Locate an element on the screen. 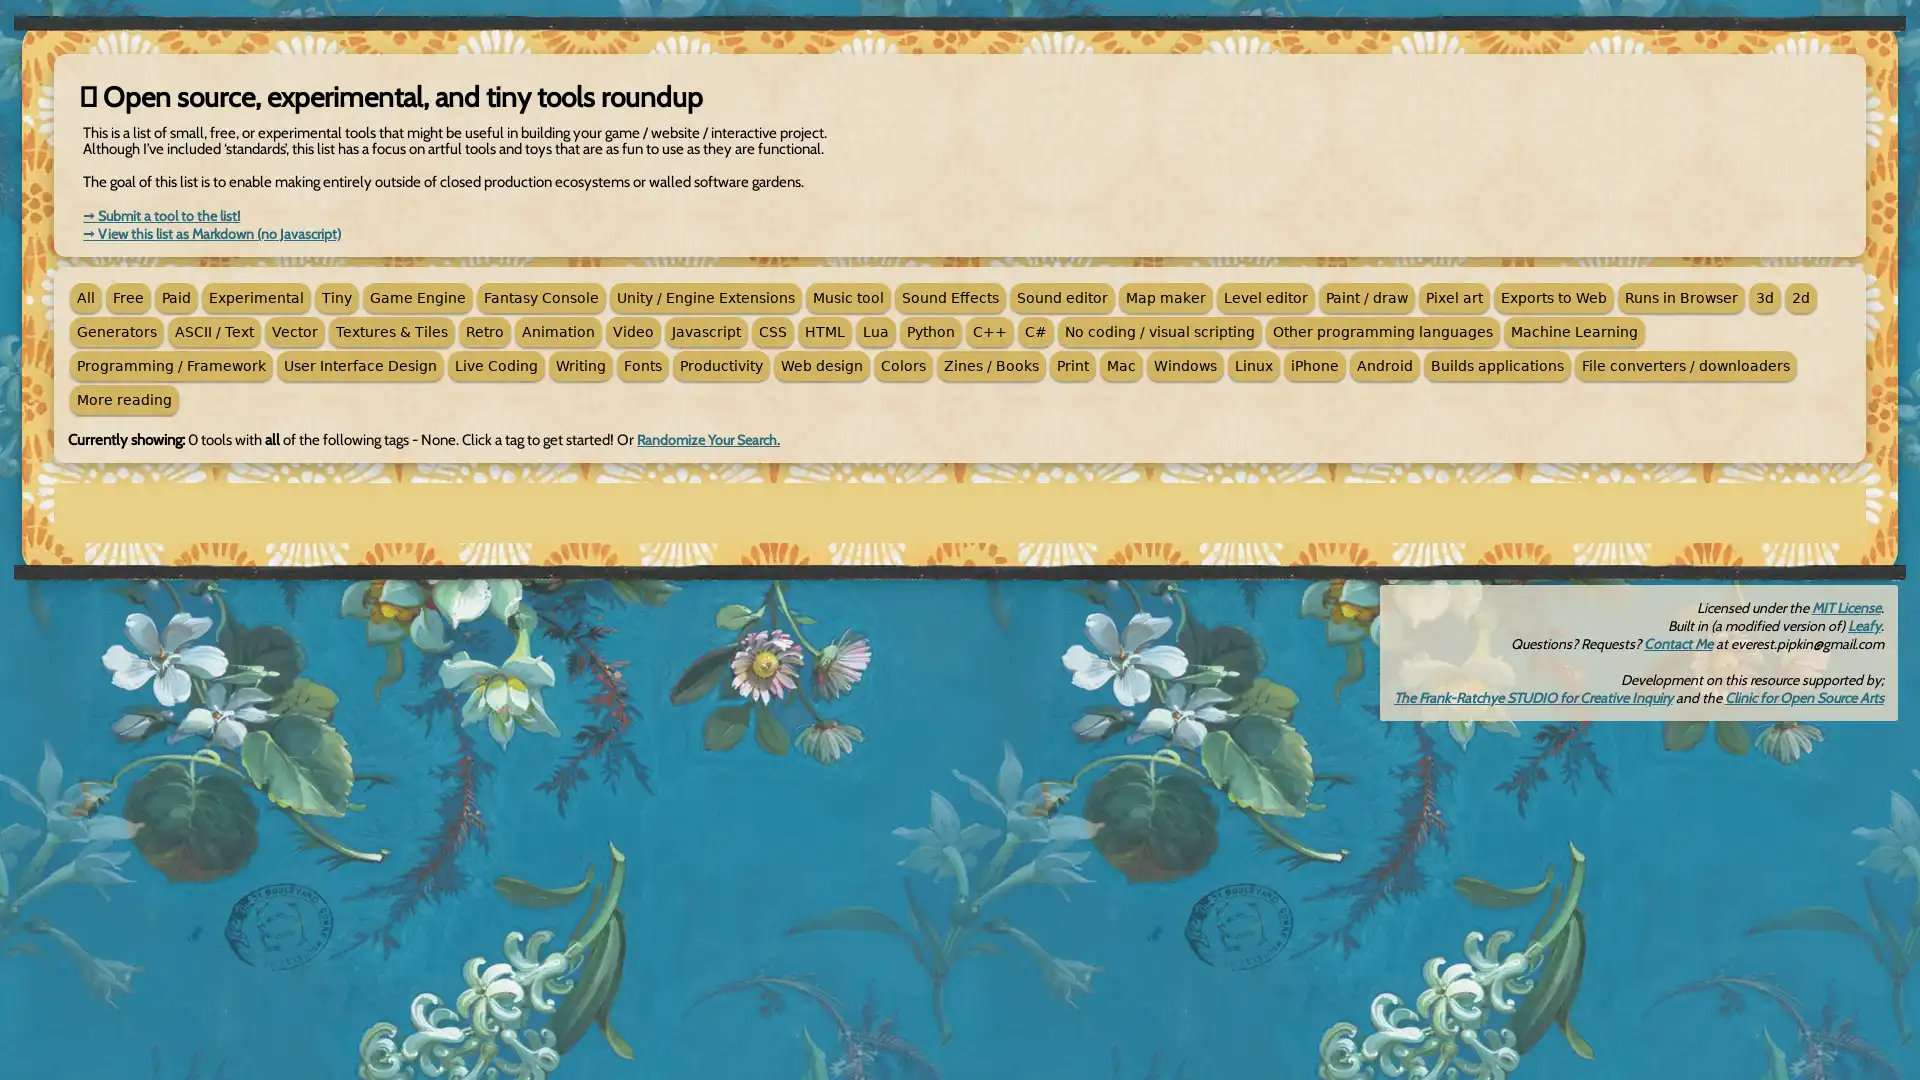 The image size is (1920, 1080). Javascript is located at coordinates (706, 330).